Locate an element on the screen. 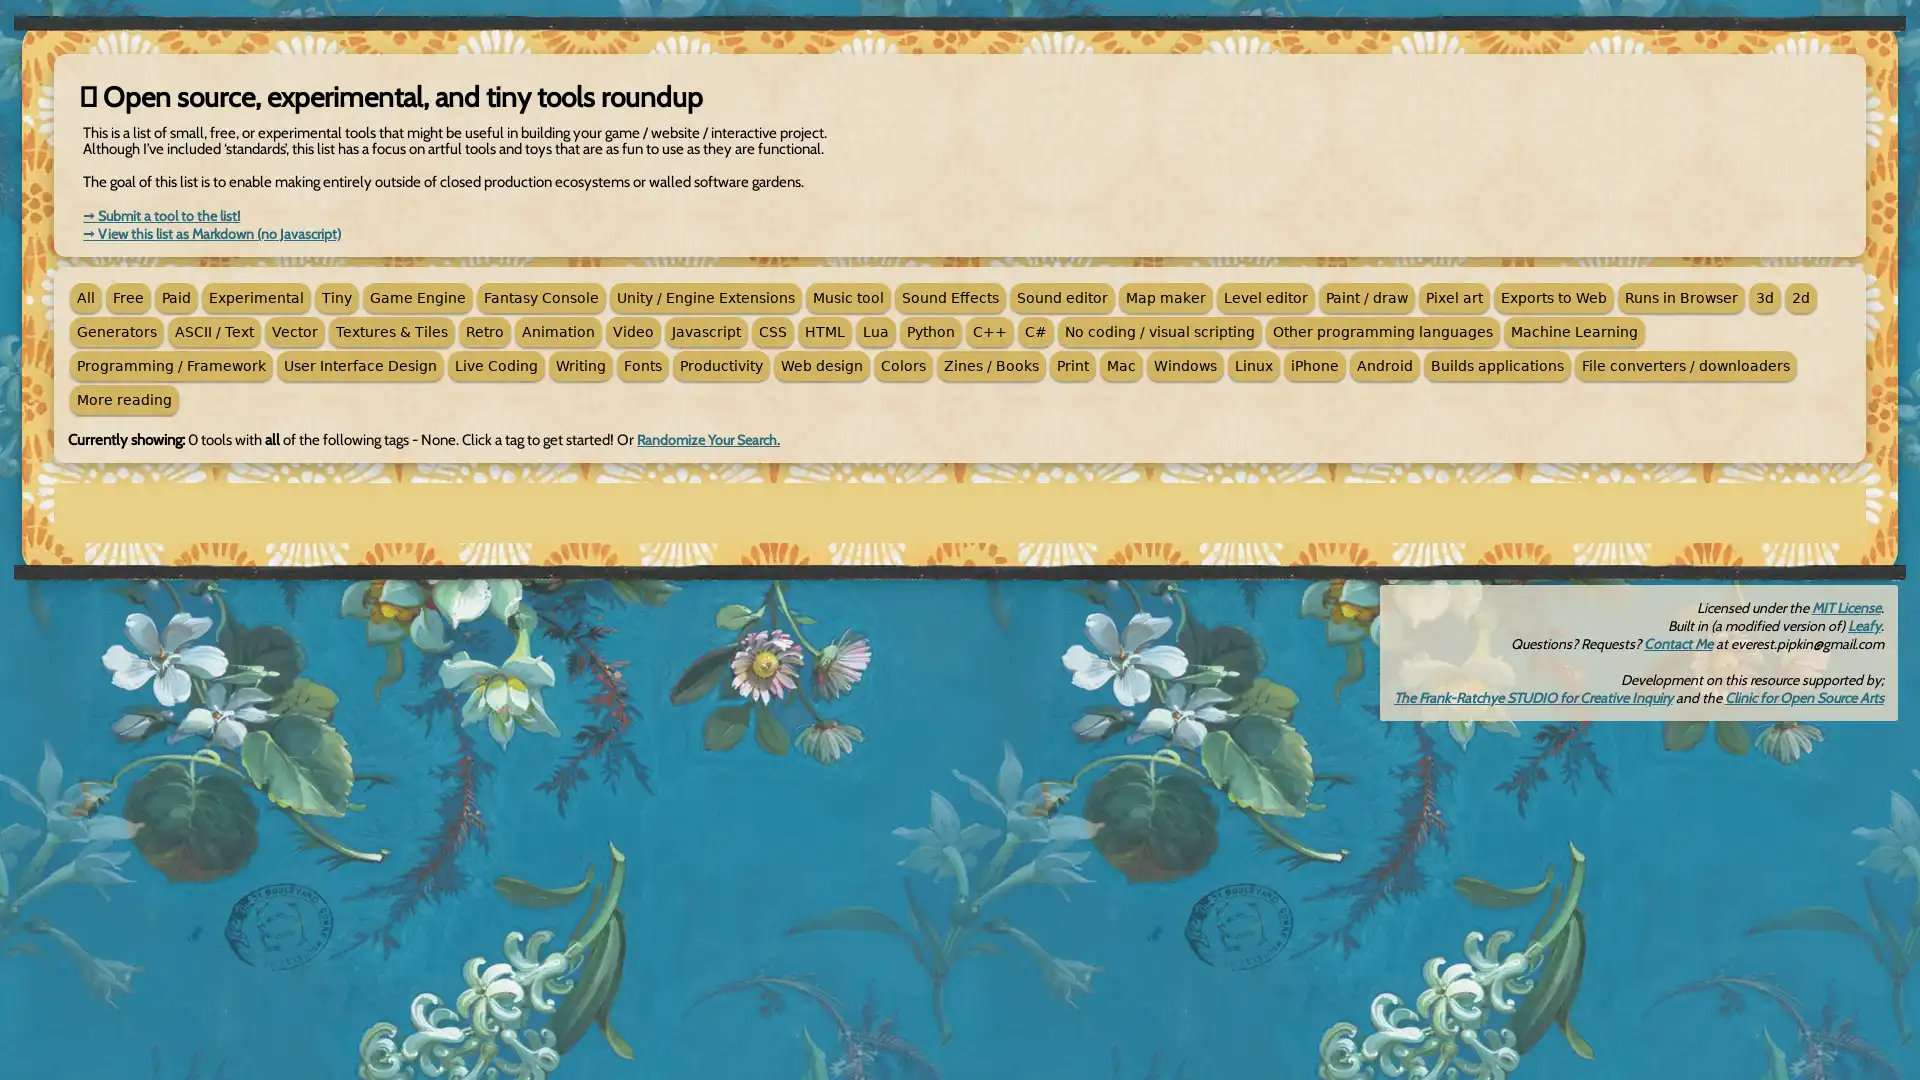 The image size is (1920, 1080). Javascript is located at coordinates (706, 330).